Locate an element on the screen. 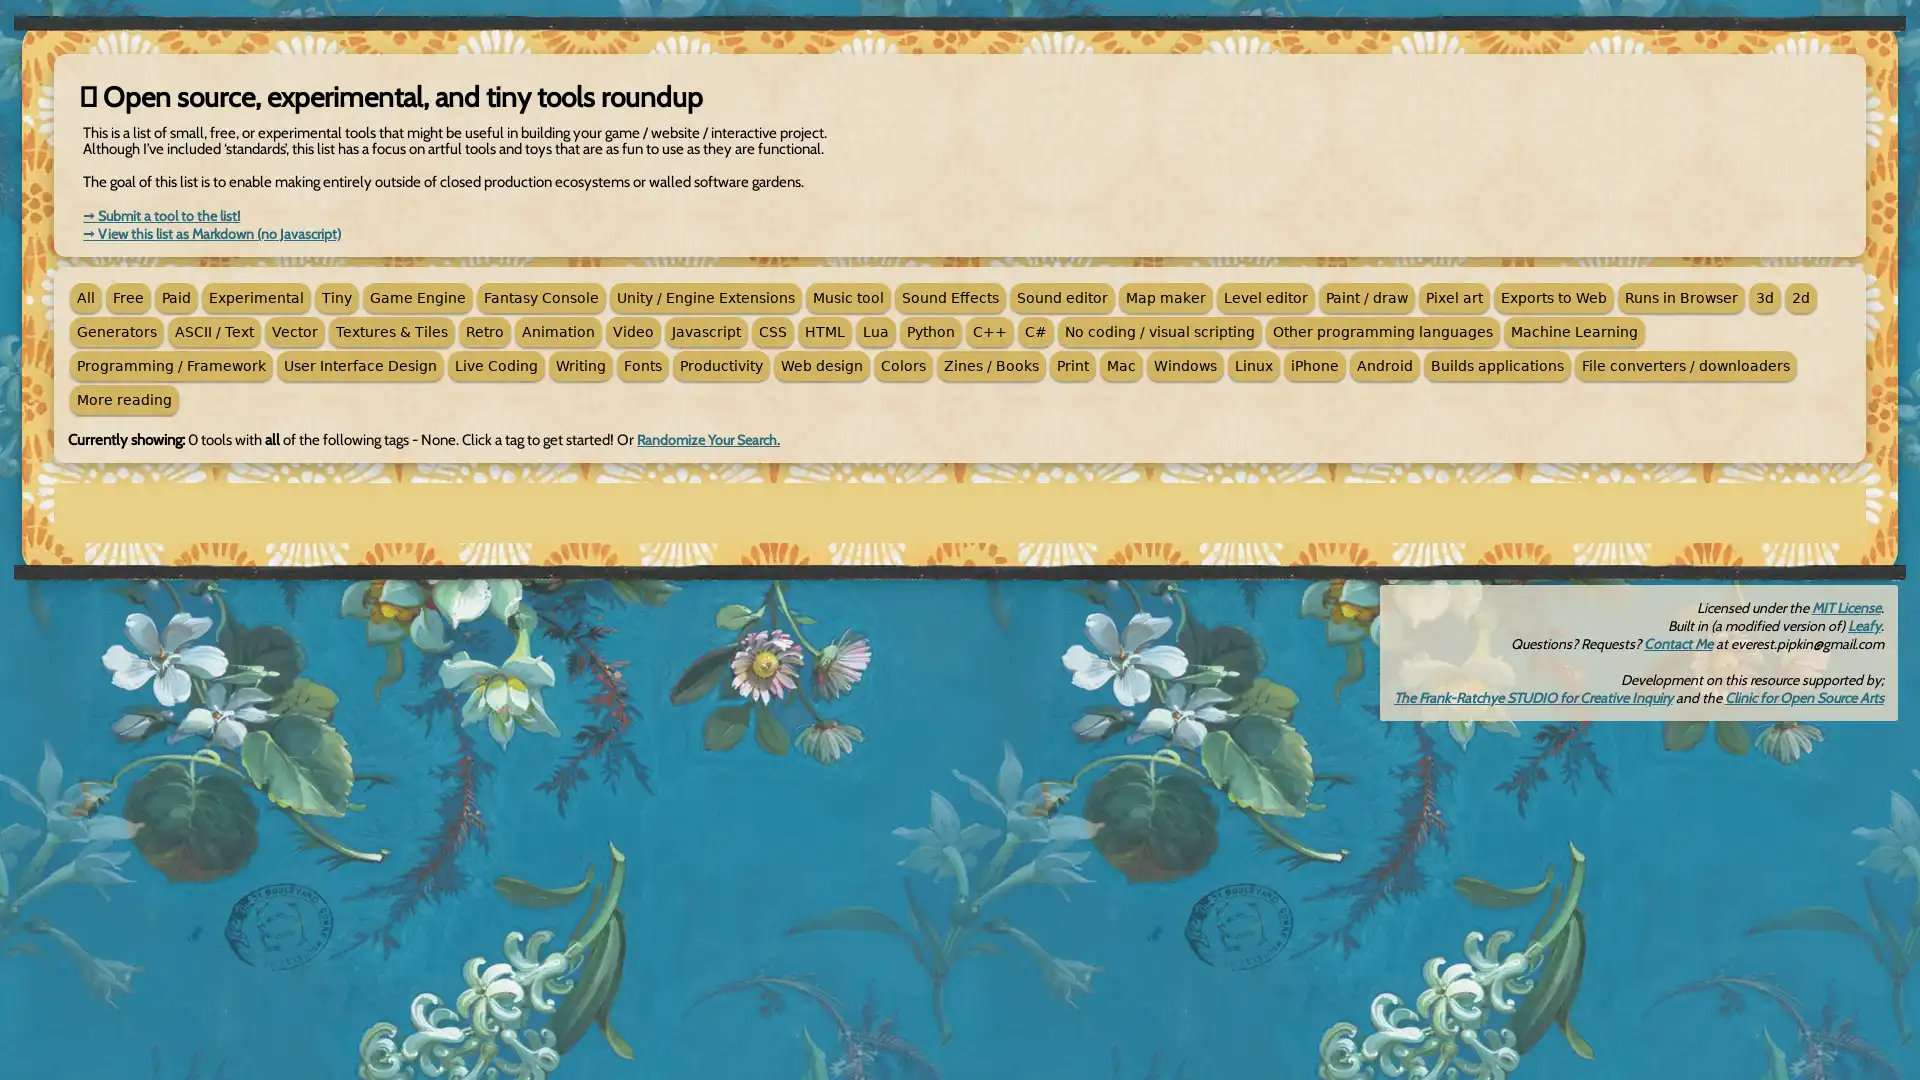 The image size is (1920, 1080). Javascript is located at coordinates (706, 330).